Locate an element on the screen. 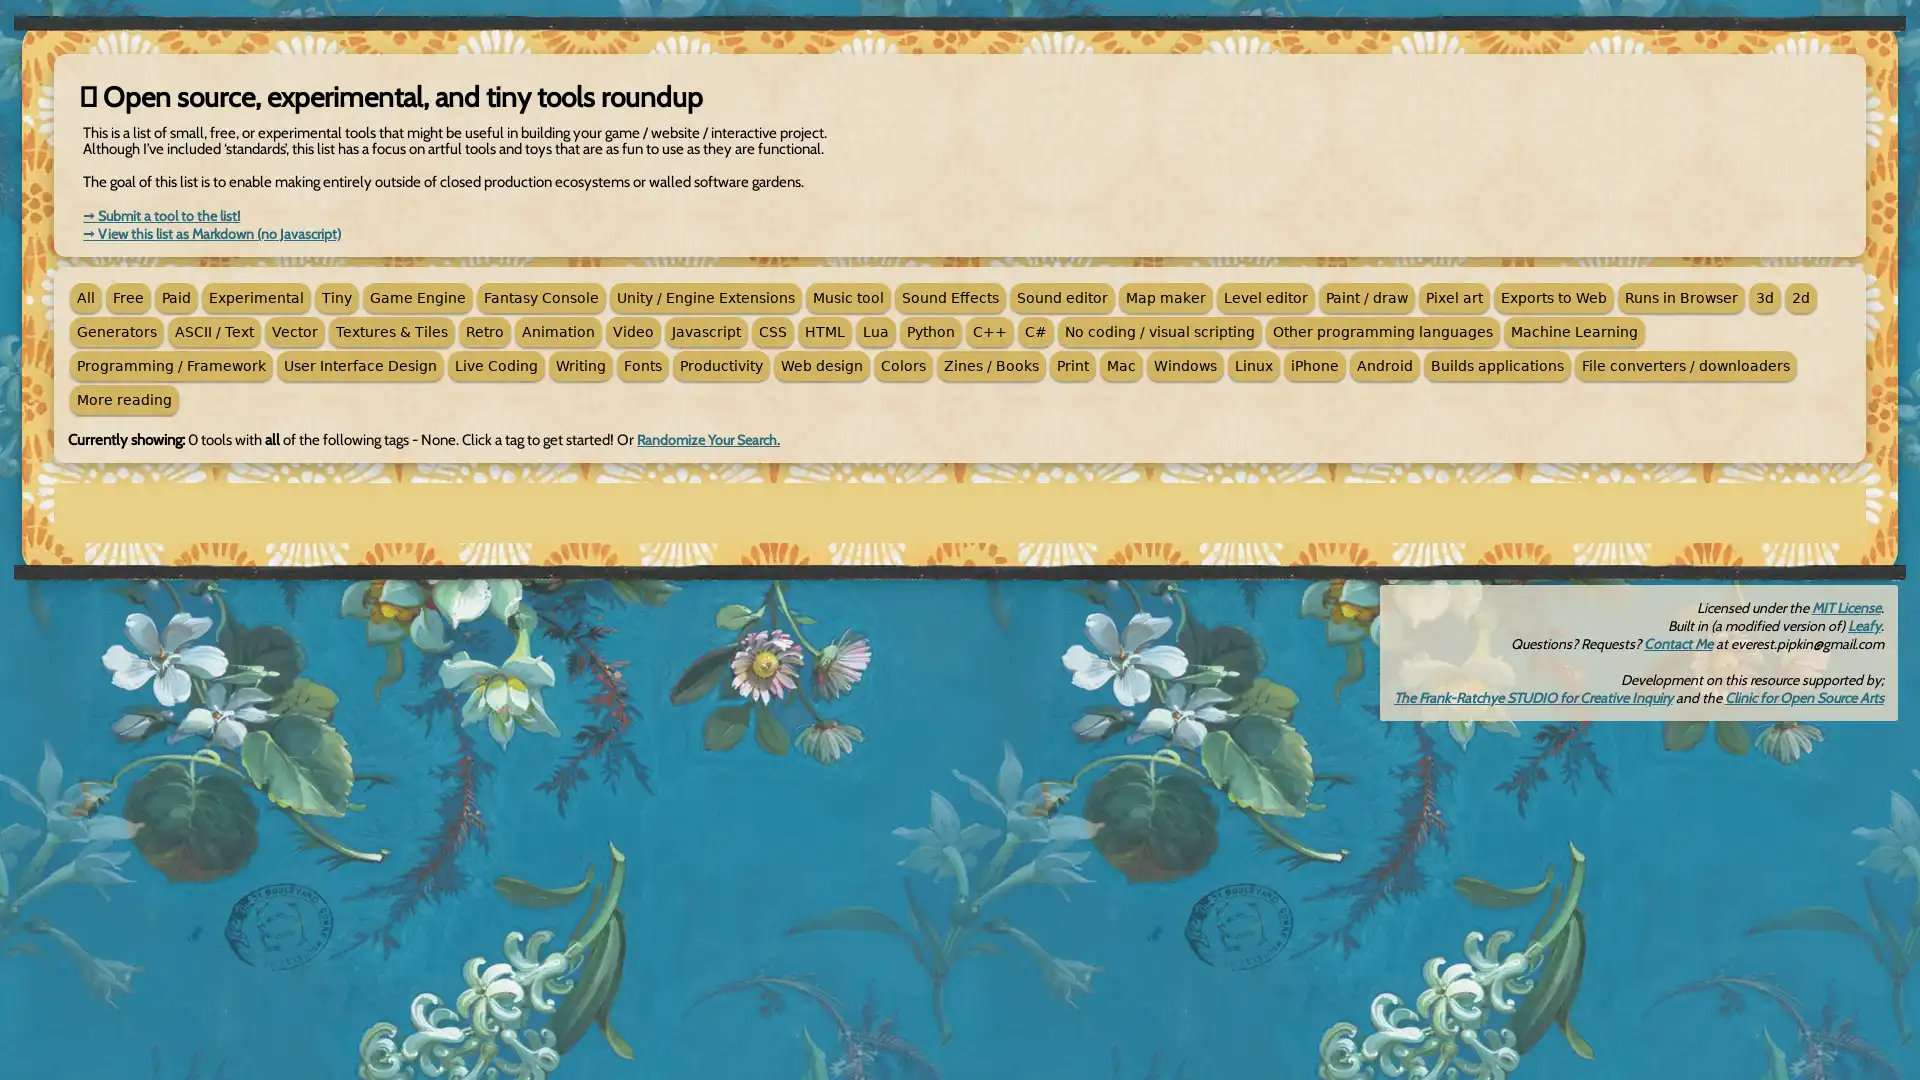 The image size is (1920, 1080). Javascript is located at coordinates (706, 330).